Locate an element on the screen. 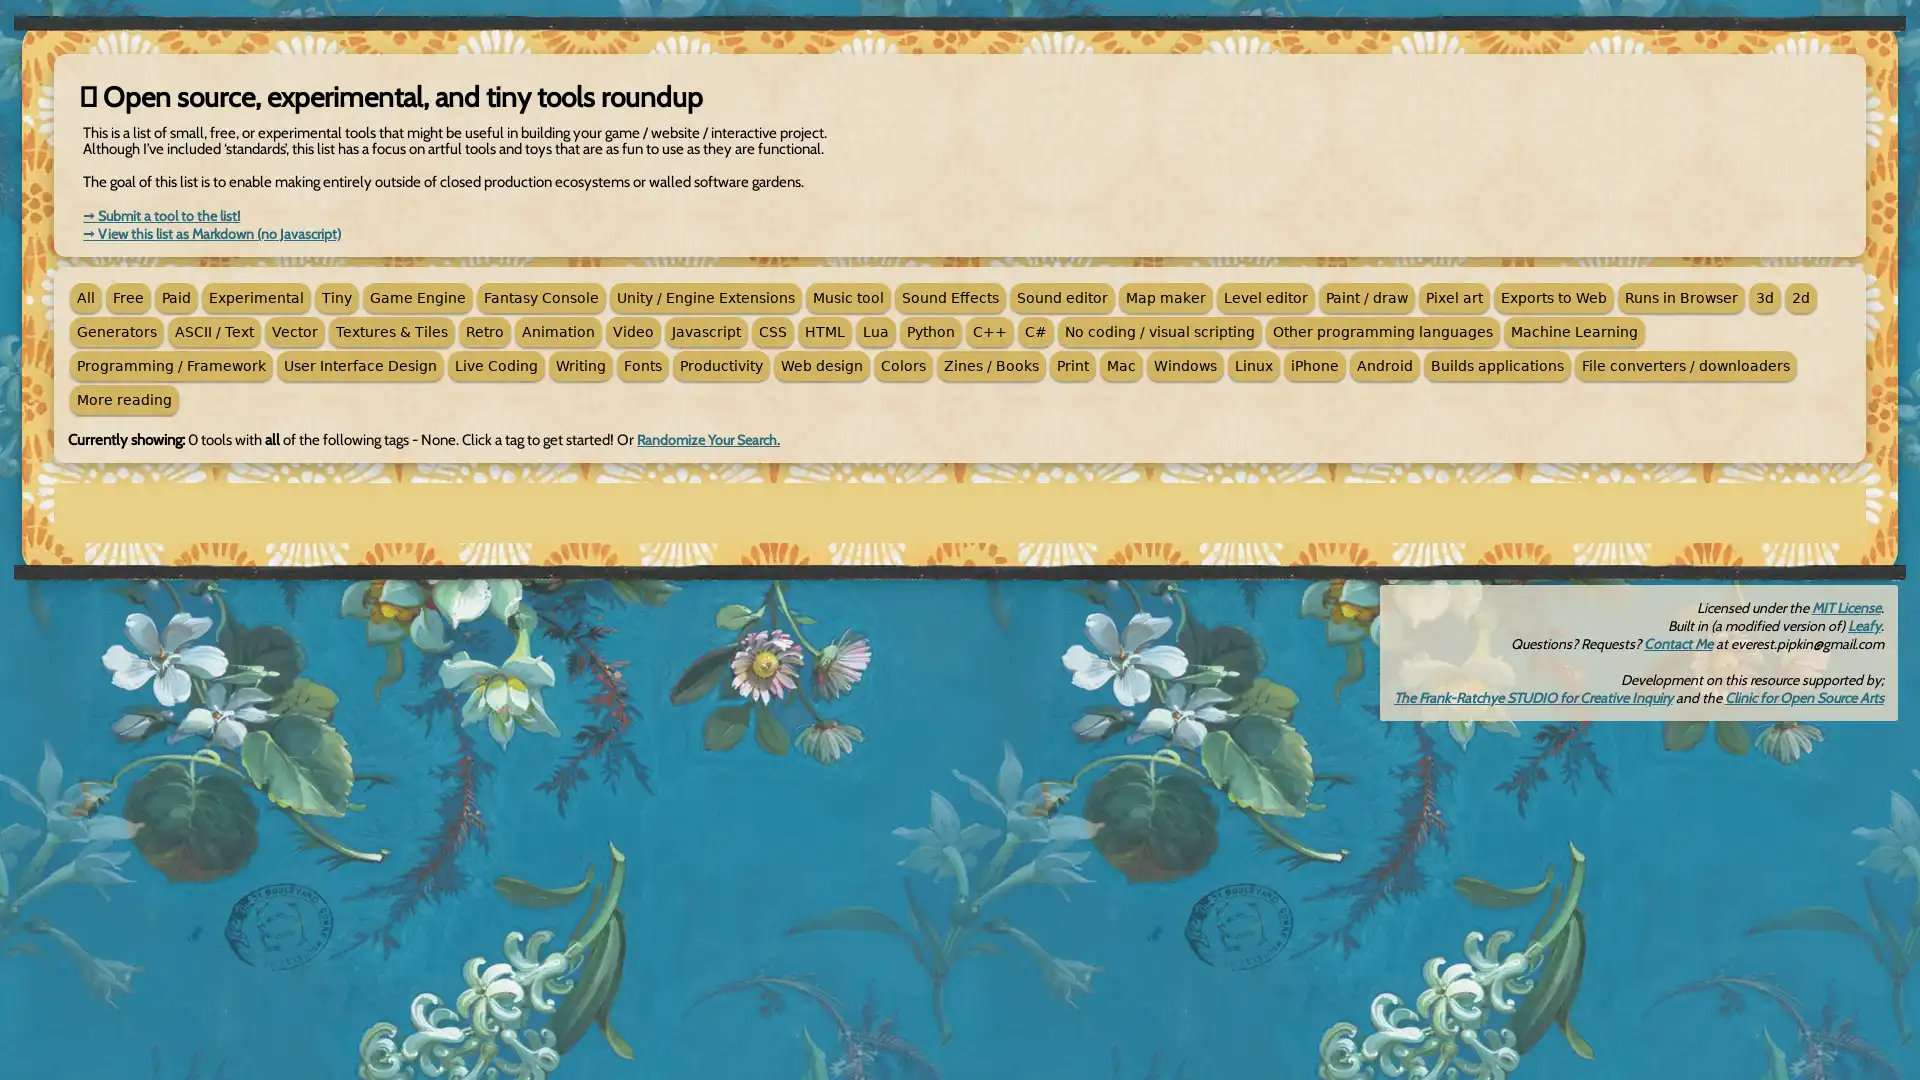 The image size is (1920, 1080). Javascript is located at coordinates (706, 330).